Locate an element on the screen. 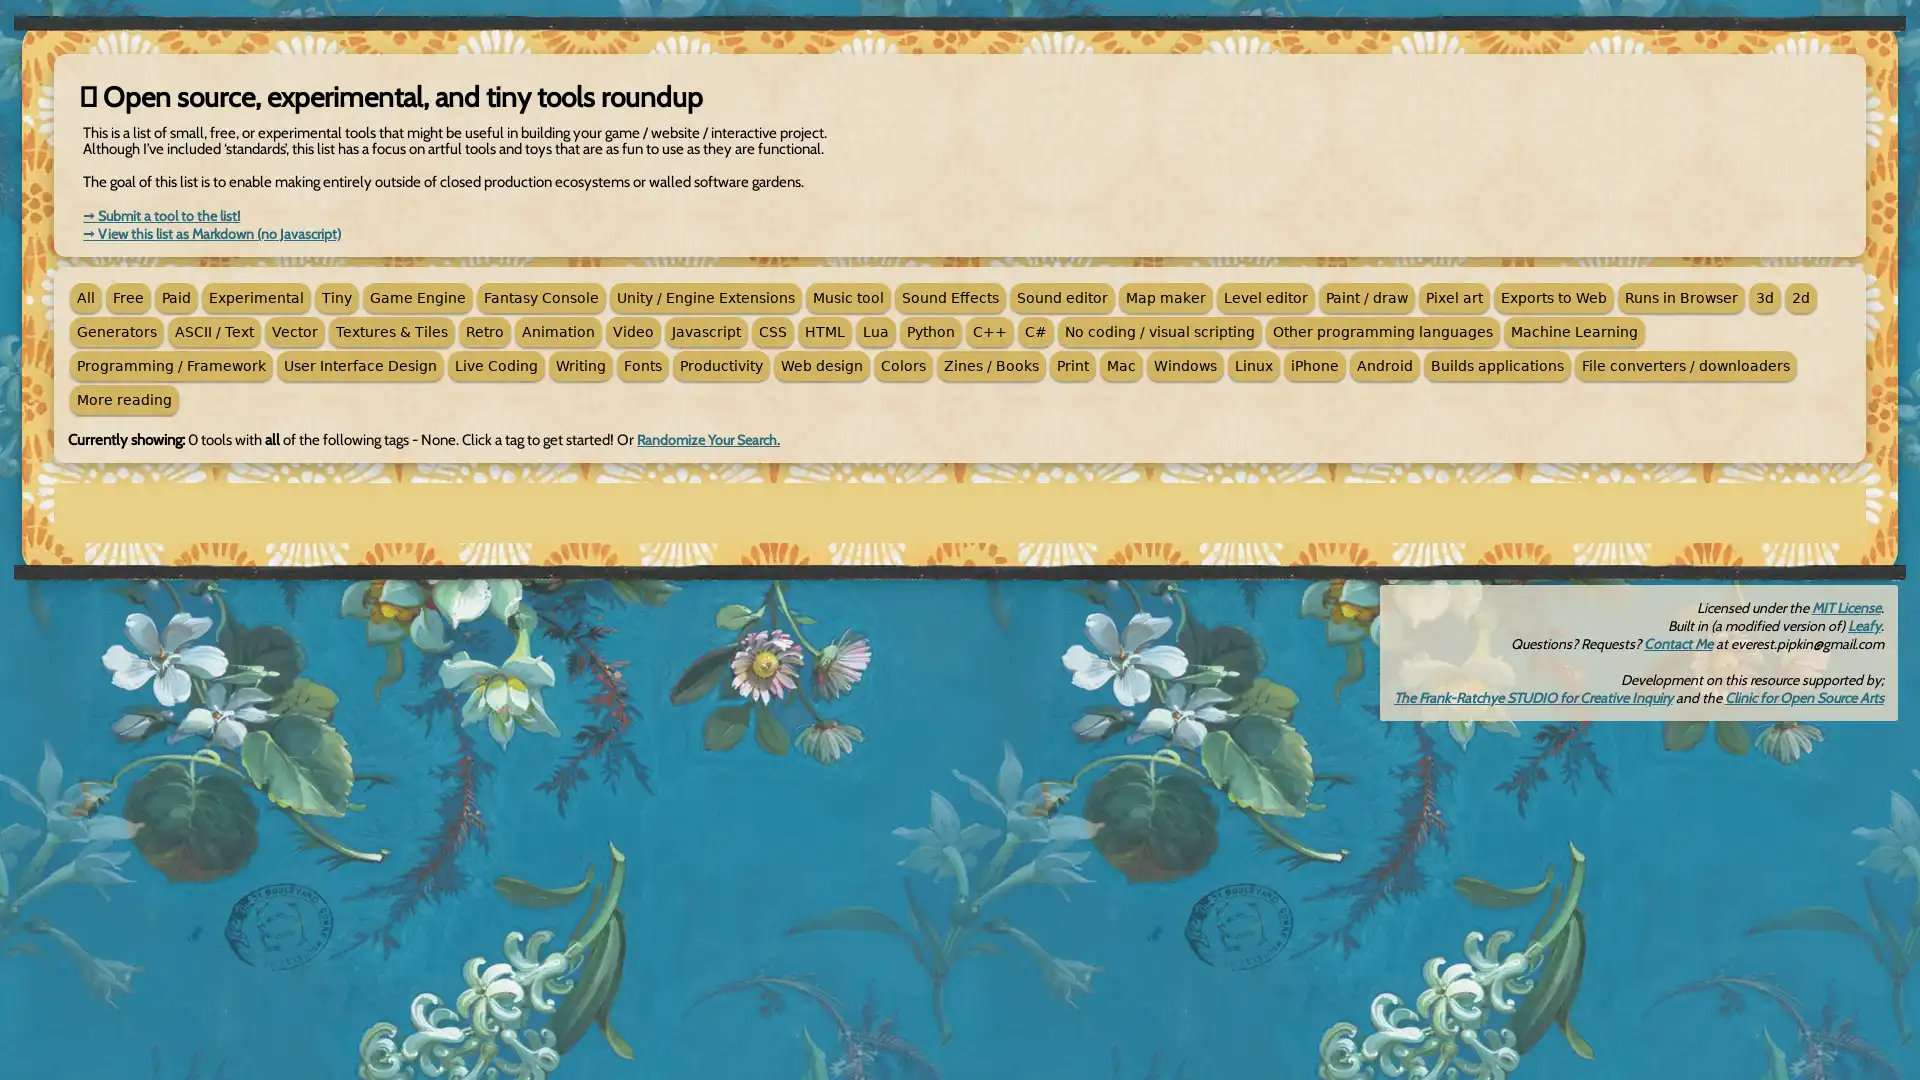 The image size is (1920, 1080). Javascript is located at coordinates (706, 330).